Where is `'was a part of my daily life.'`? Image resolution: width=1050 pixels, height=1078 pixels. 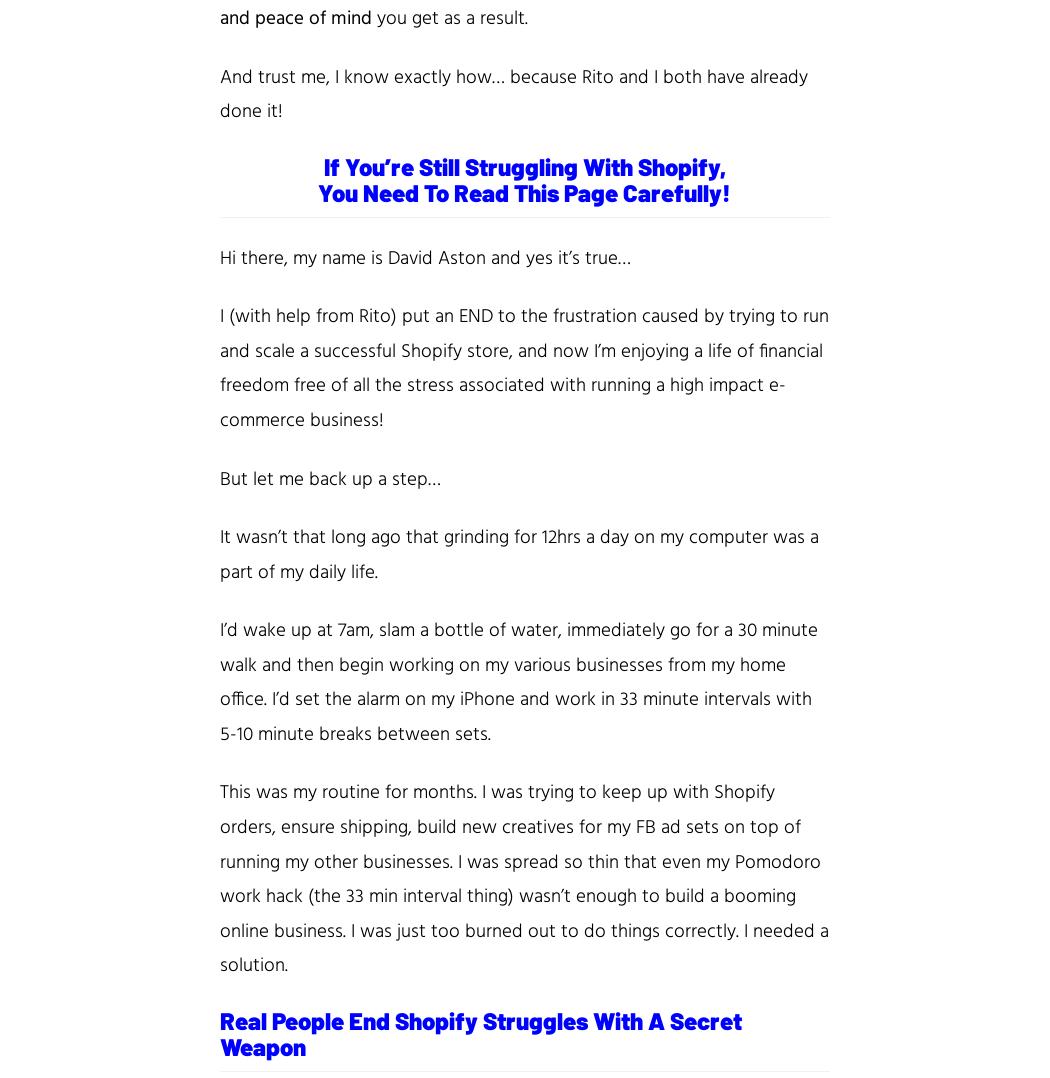 'was a part of my daily life.' is located at coordinates (518, 553).